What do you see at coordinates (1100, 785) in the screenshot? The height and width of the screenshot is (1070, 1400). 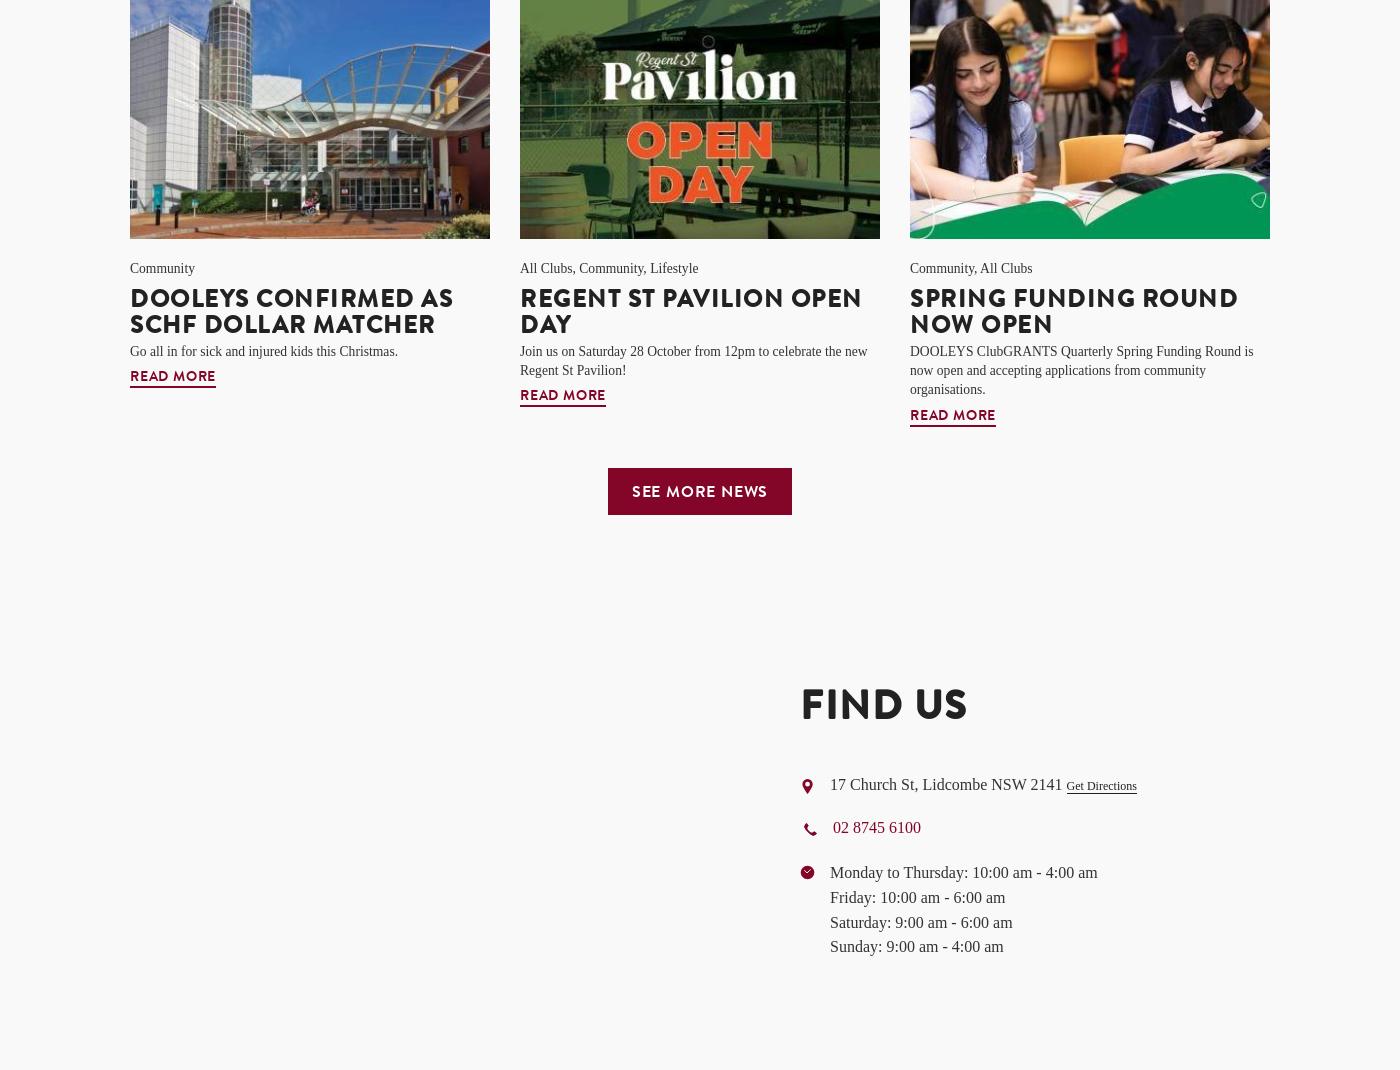 I see `'Get Directions'` at bounding box center [1100, 785].